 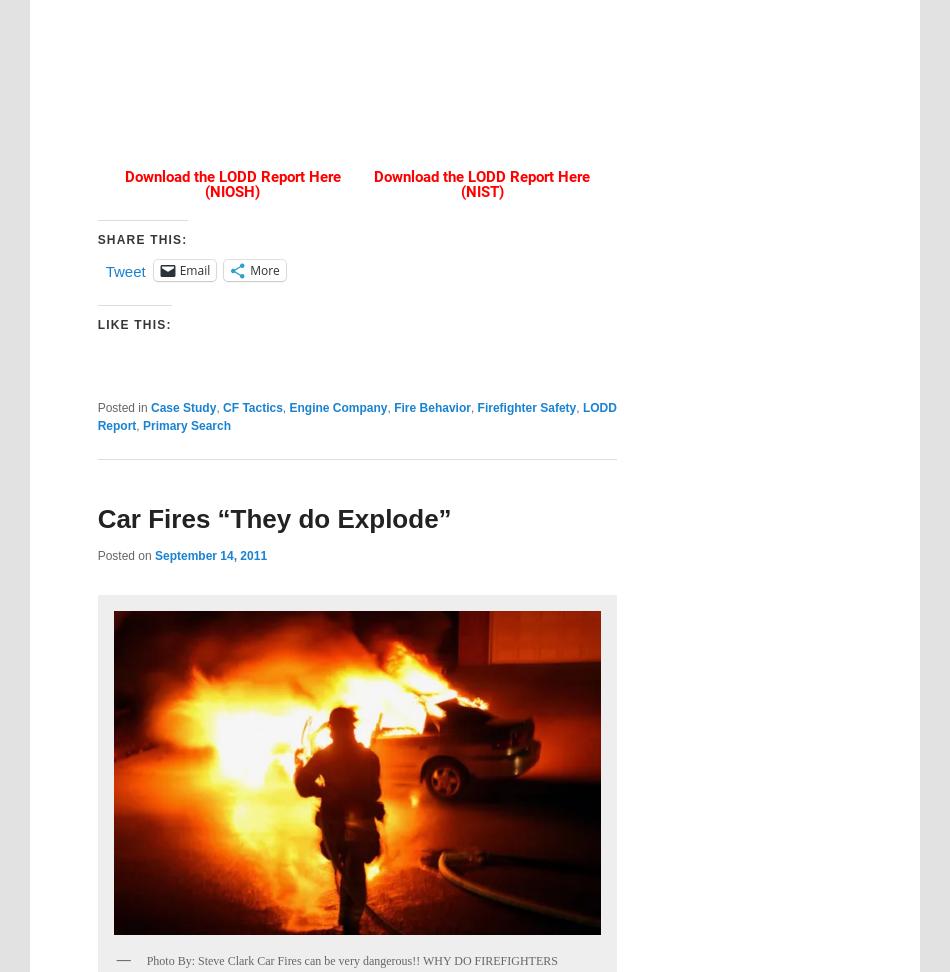 I want to click on 'Engine Company', so click(x=337, y=406).